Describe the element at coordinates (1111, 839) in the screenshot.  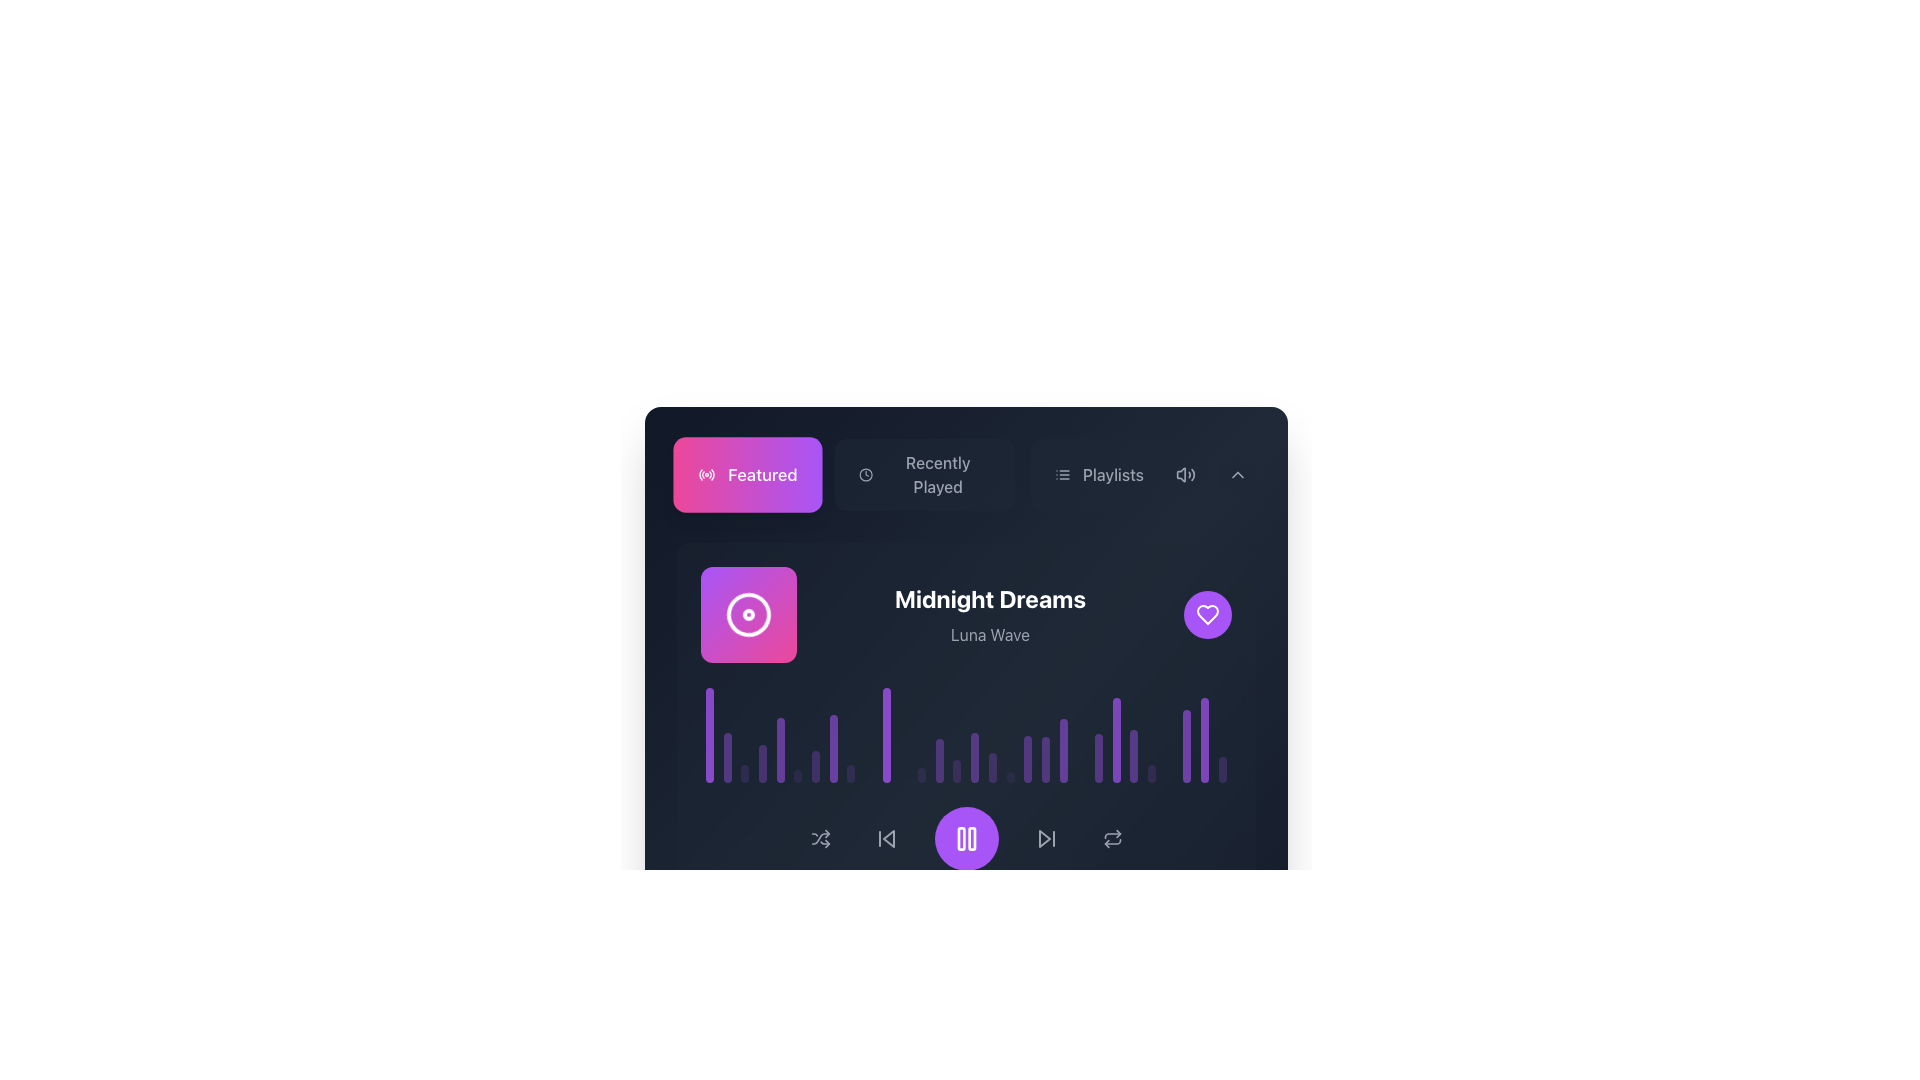
I see `the repeat functionality button located in the bottom control bar` at that location.